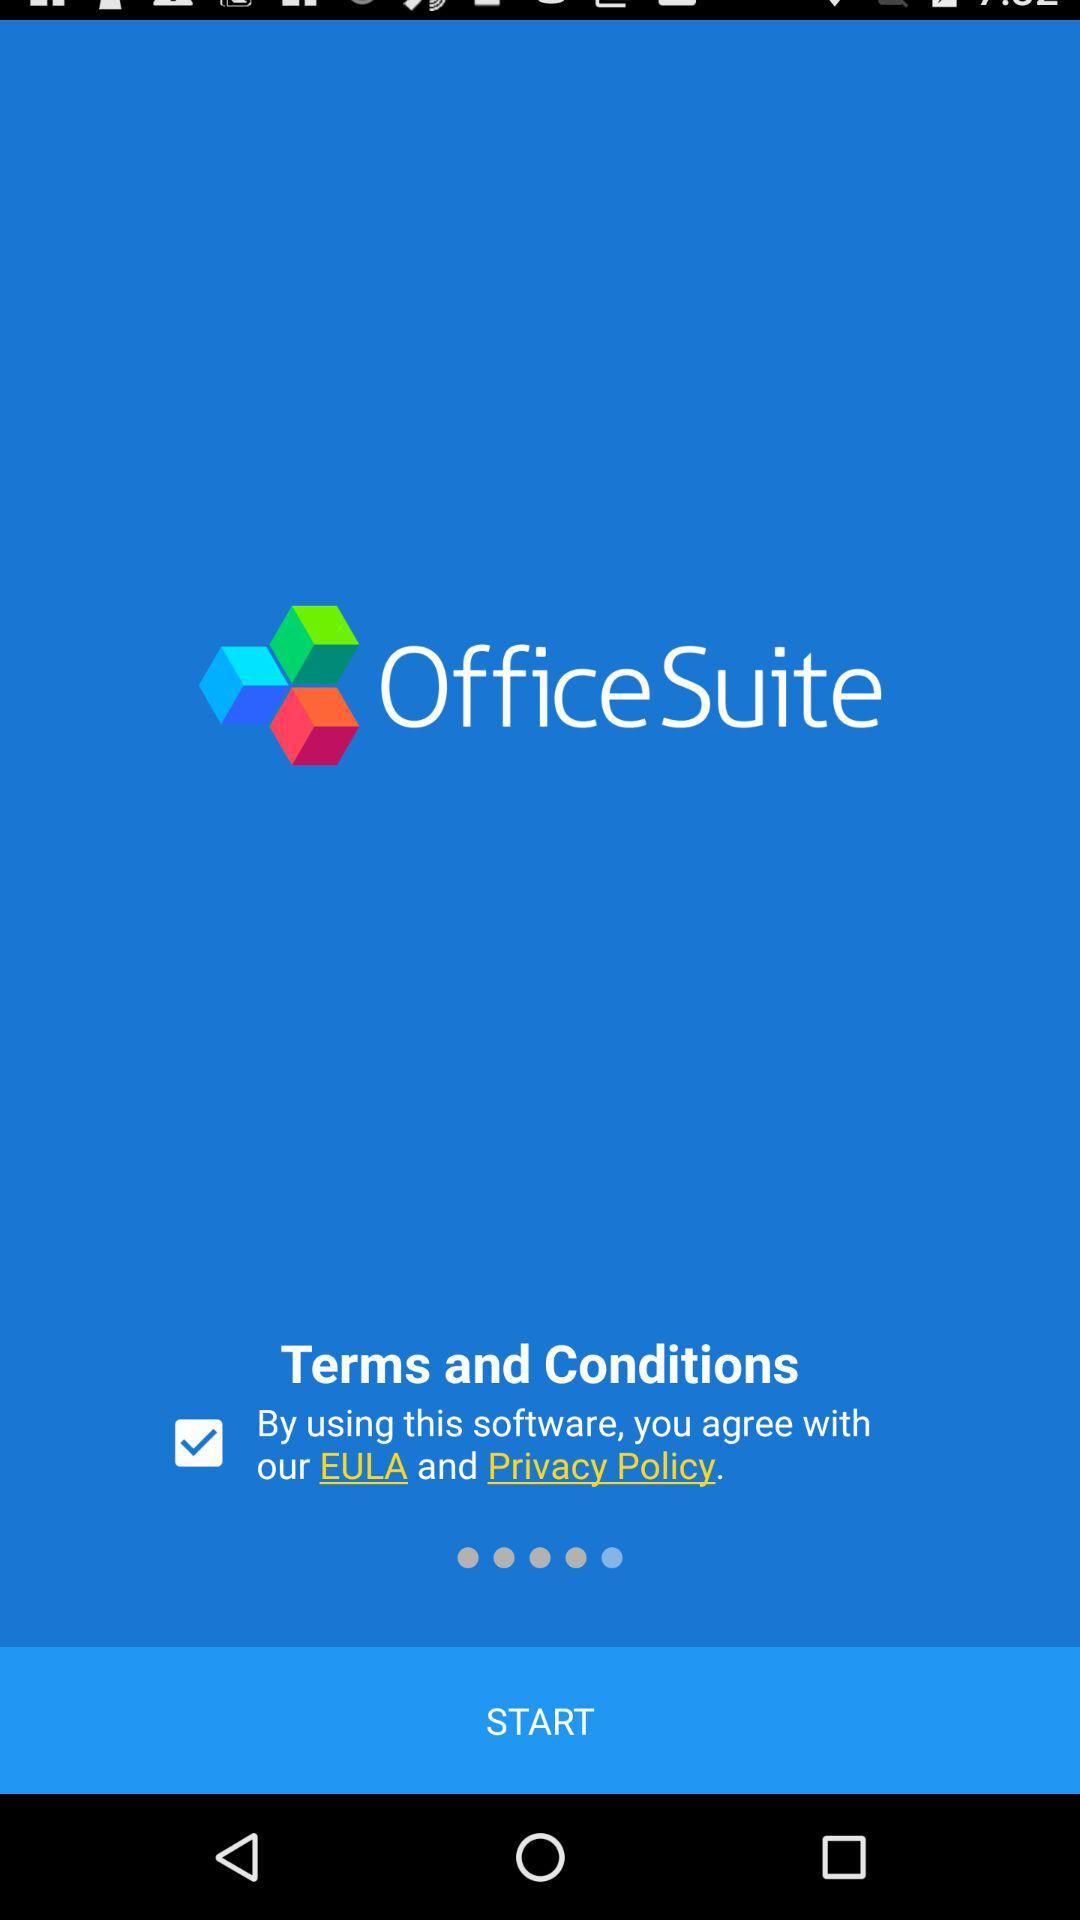 This screenshot has height=1920, width=1080. What do you see at coordinates (198, 1443) in the screenshot?
I see `agree to terms and conditions` at bounding box center [198, 1443].